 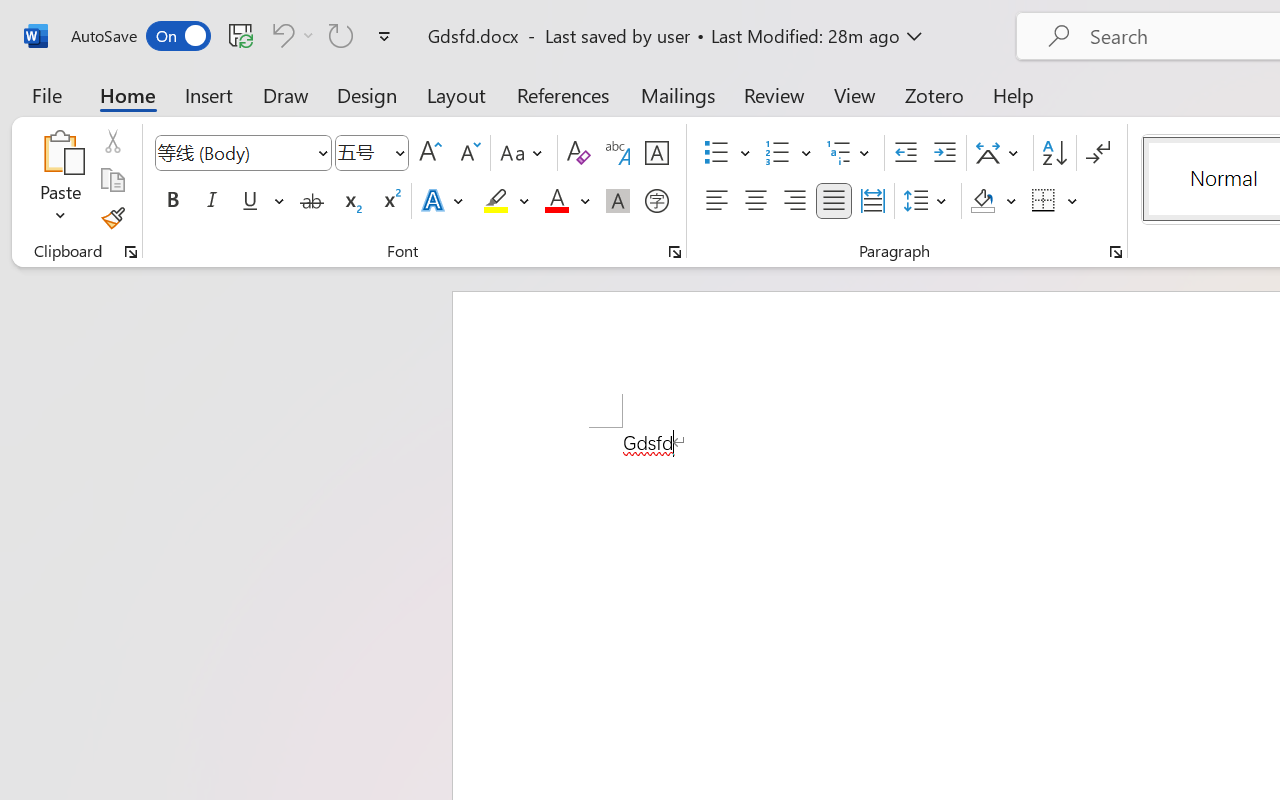 I want to click on 'Can', so click(x=289, y=34).